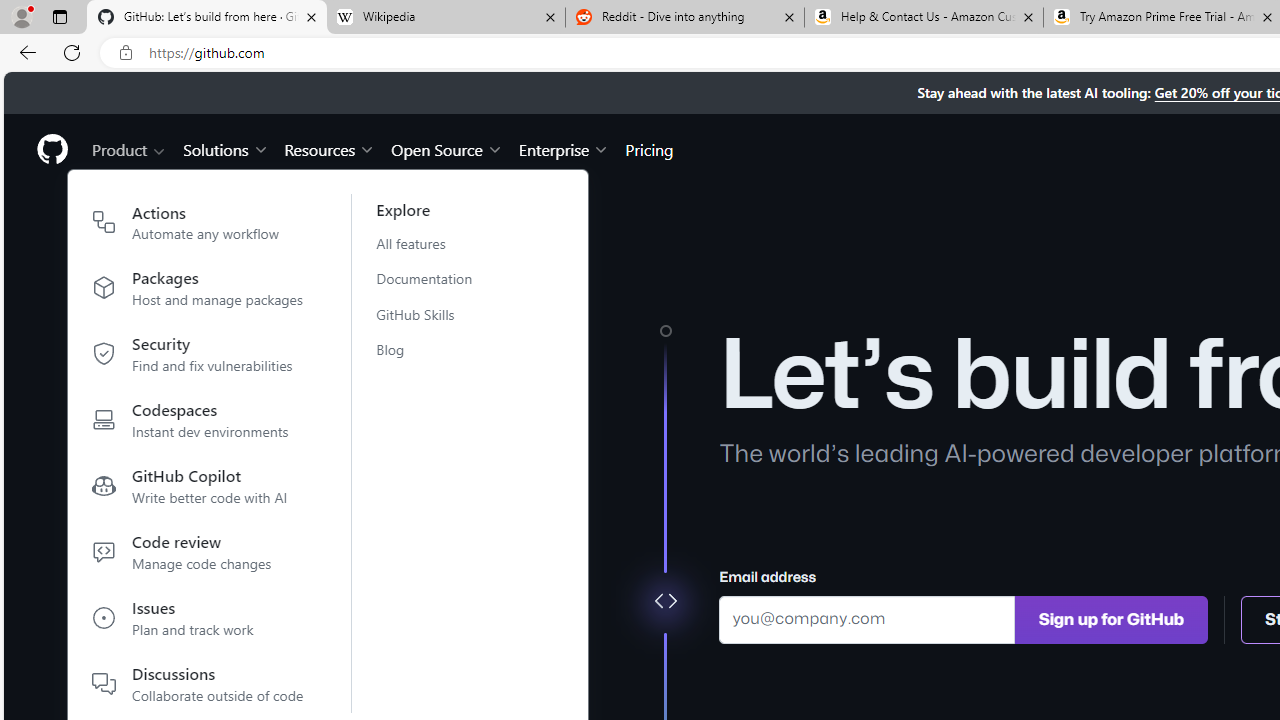  What do you see at coordinates (198, 423) in the screenshot?
I see `'Codespaces Instant dev environments'` at bounding box center [198, 423].